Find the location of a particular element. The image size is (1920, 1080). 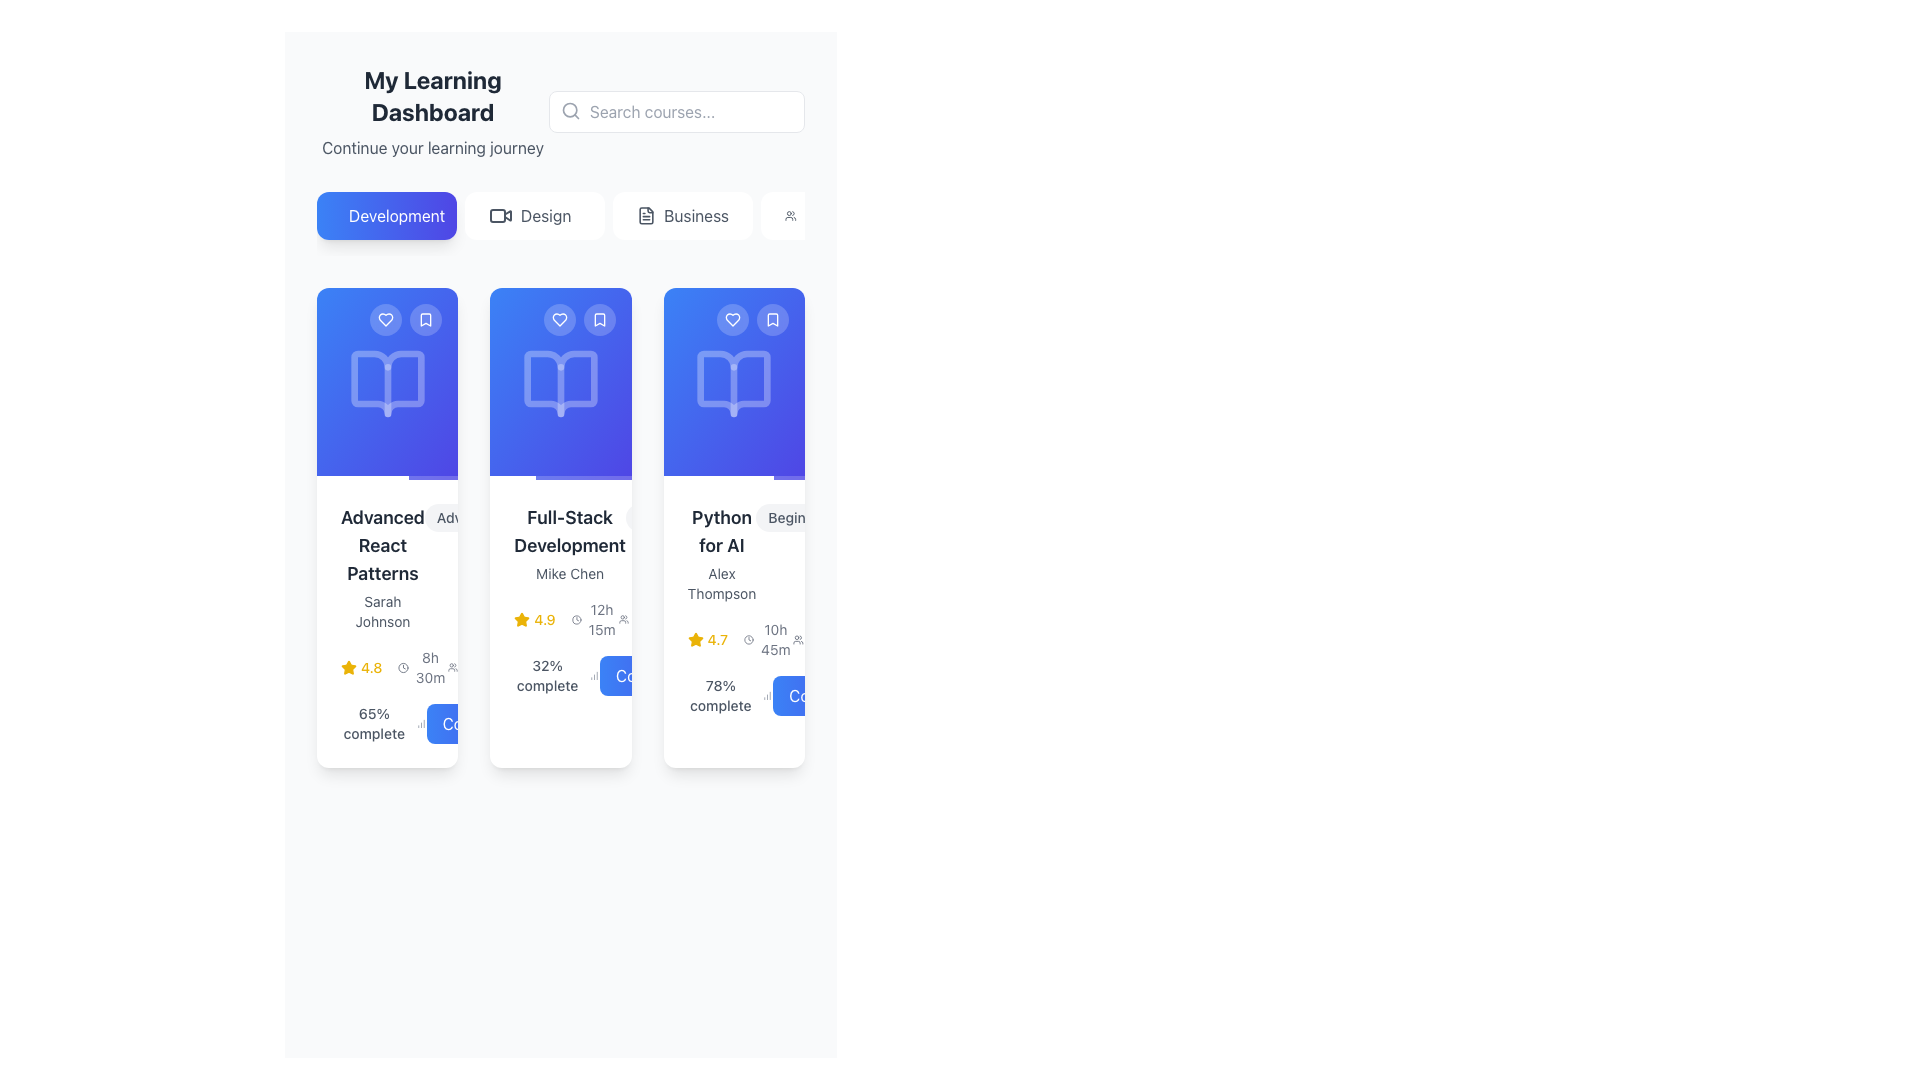

text from the Text Label element displaying 'Python for AI' and 'Alex Thompson', located in the middle section of the third course card from the left is located at coordinates (720, 554).